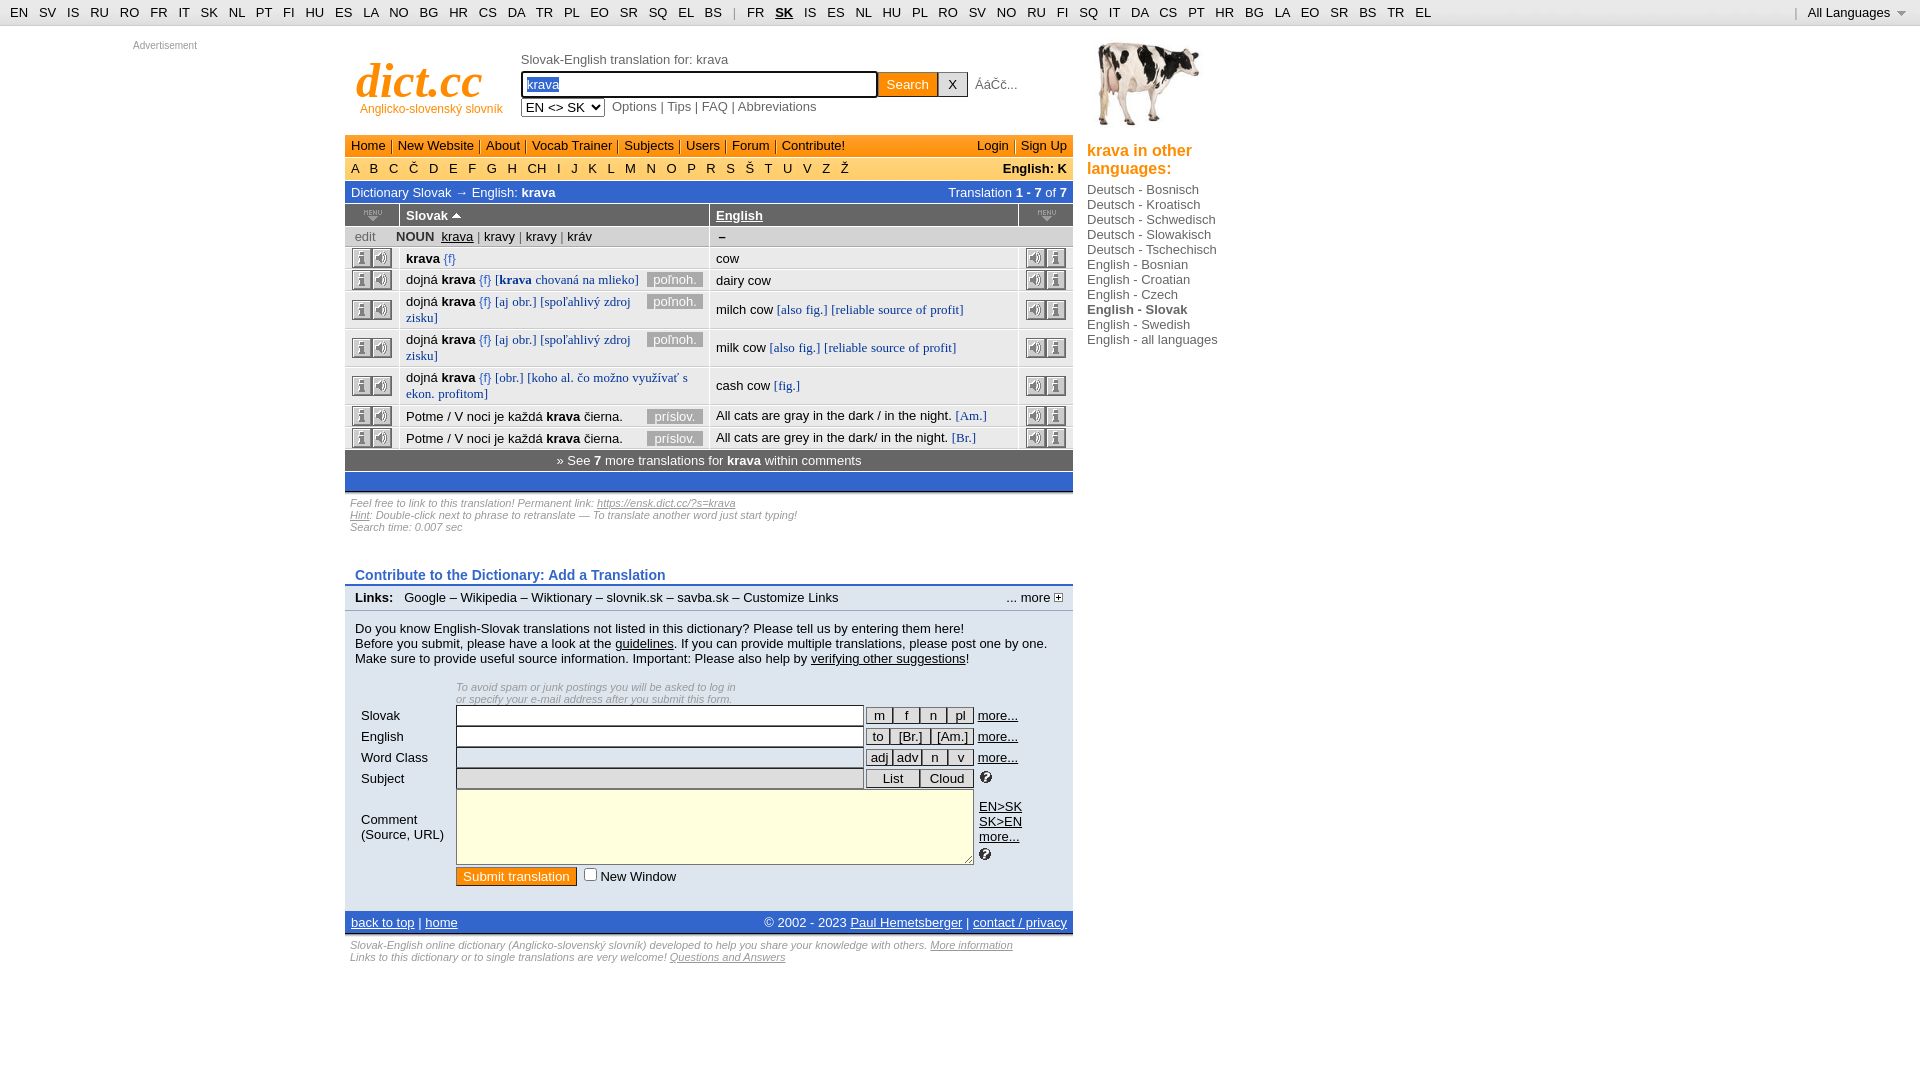 Image resolution: width=1920 pixels, height=1080 pixels. I want to click on 'EN>SK', so click(1000, 805).